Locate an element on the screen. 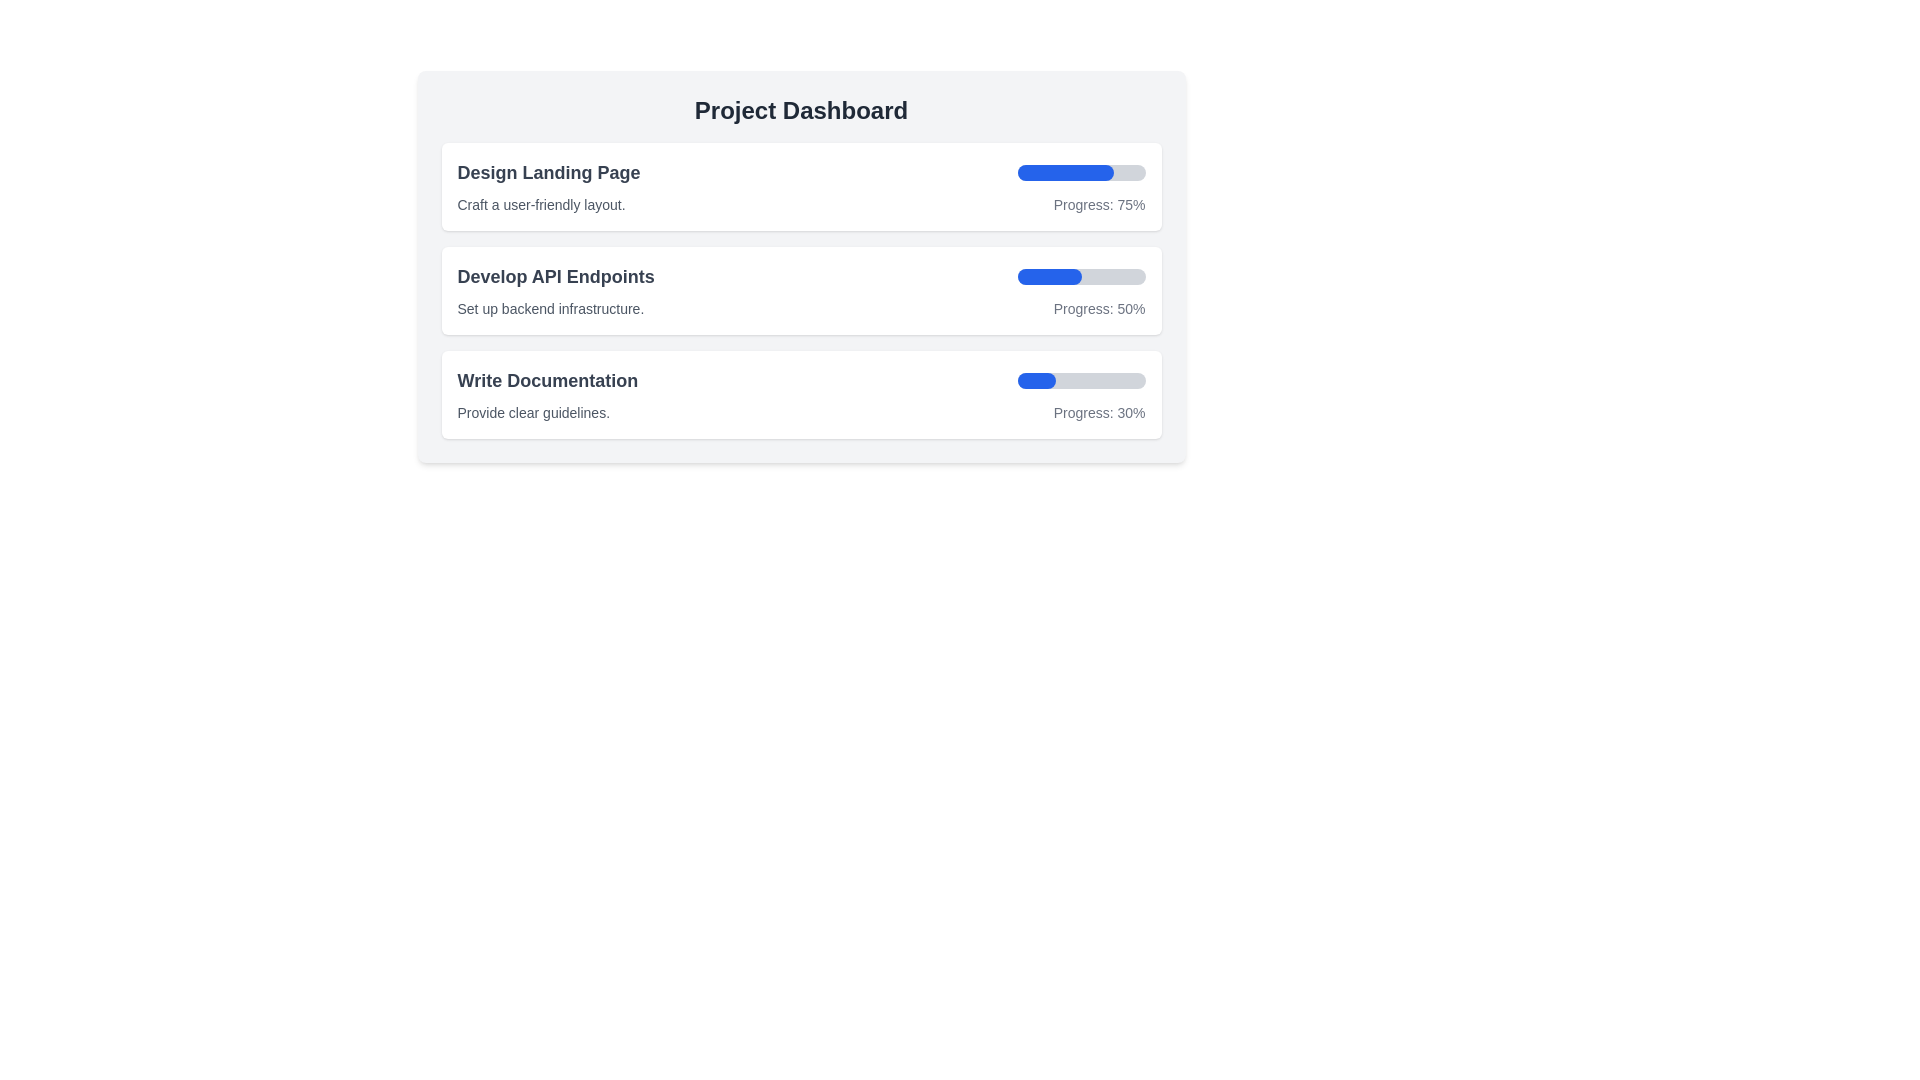  text block containing the description 'Set up backend infrastructure.' located under the card titled 'Develop API Endpoints' in the 'Project Dashboard' section is located at coordinates (550, 308).